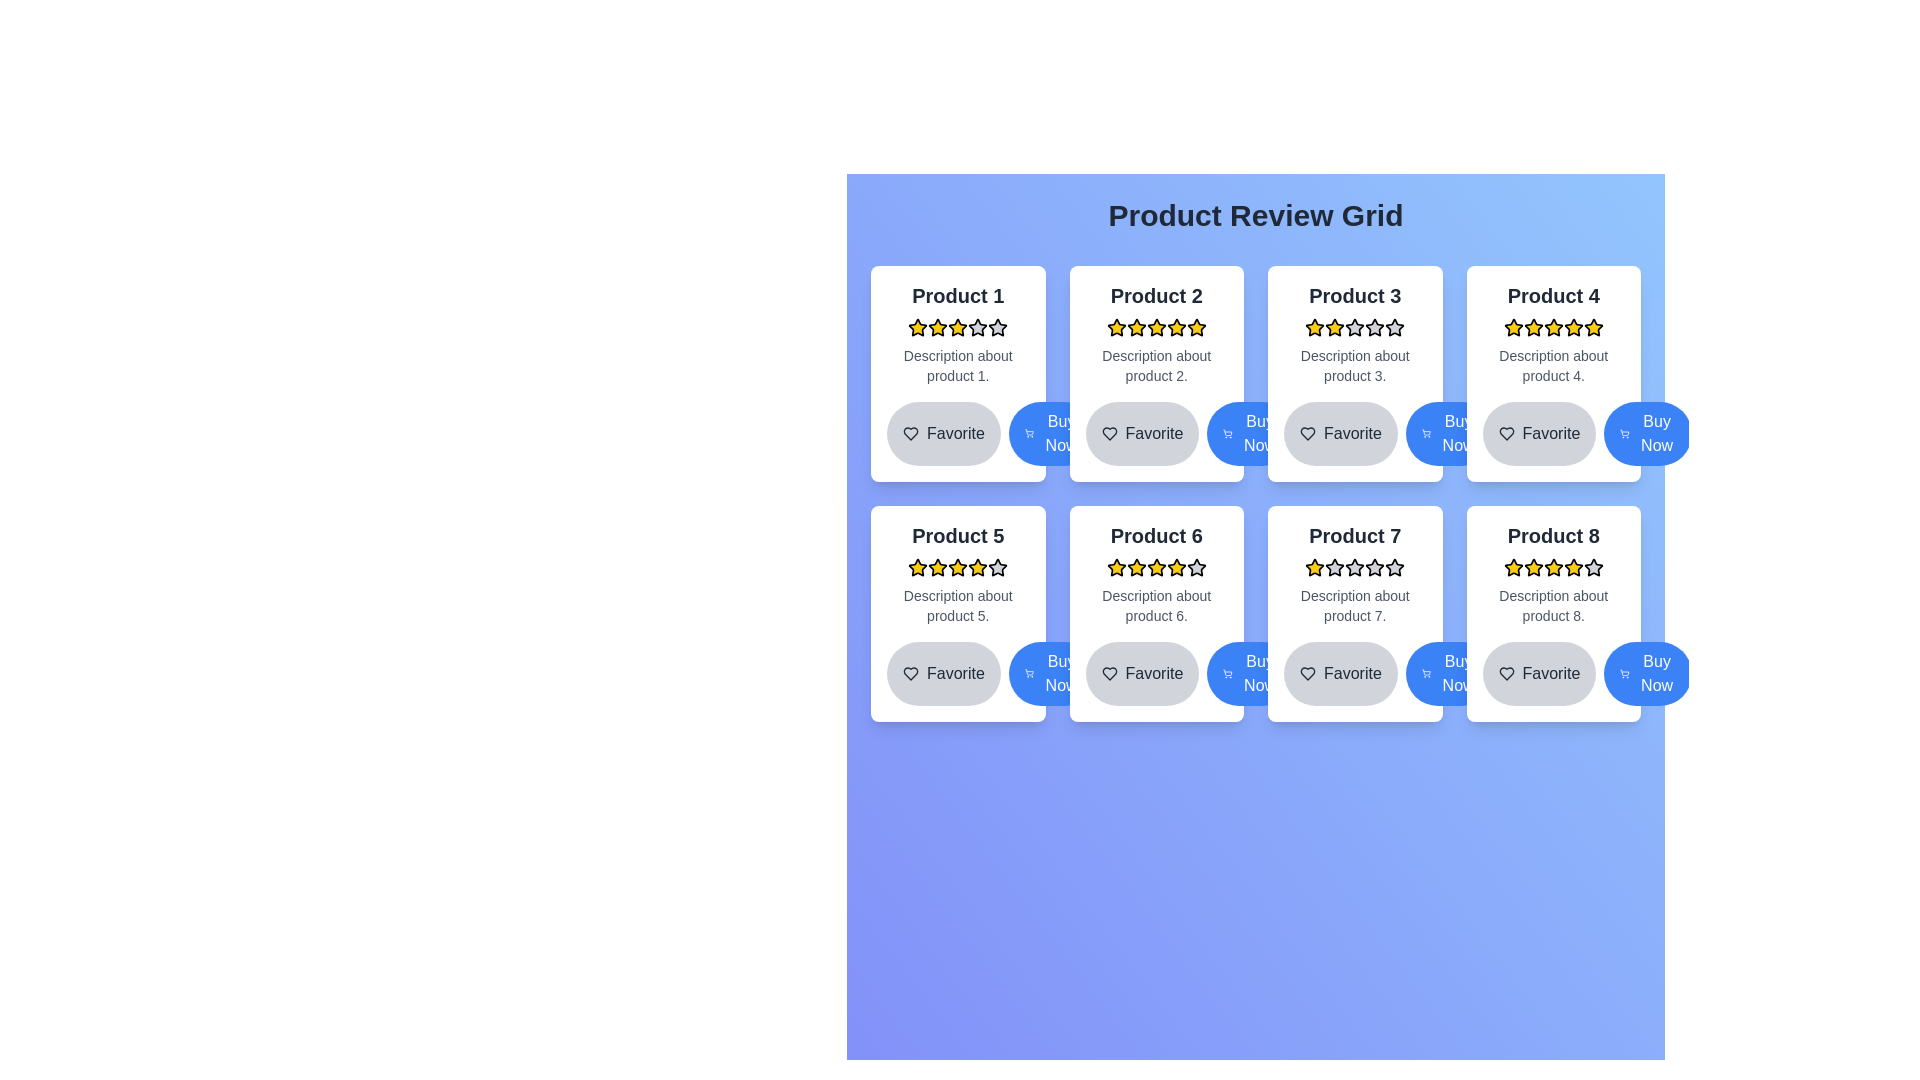 Image resolution: width=1920 pixels, height=1080 pixels. What do you see at coordinates (1532, 567) in the screenshot?
I see `the yellow star rating icon, which is the second star in the rating row for the eighth item in the Product Review Grid section` at bounding box center [1532, 567].